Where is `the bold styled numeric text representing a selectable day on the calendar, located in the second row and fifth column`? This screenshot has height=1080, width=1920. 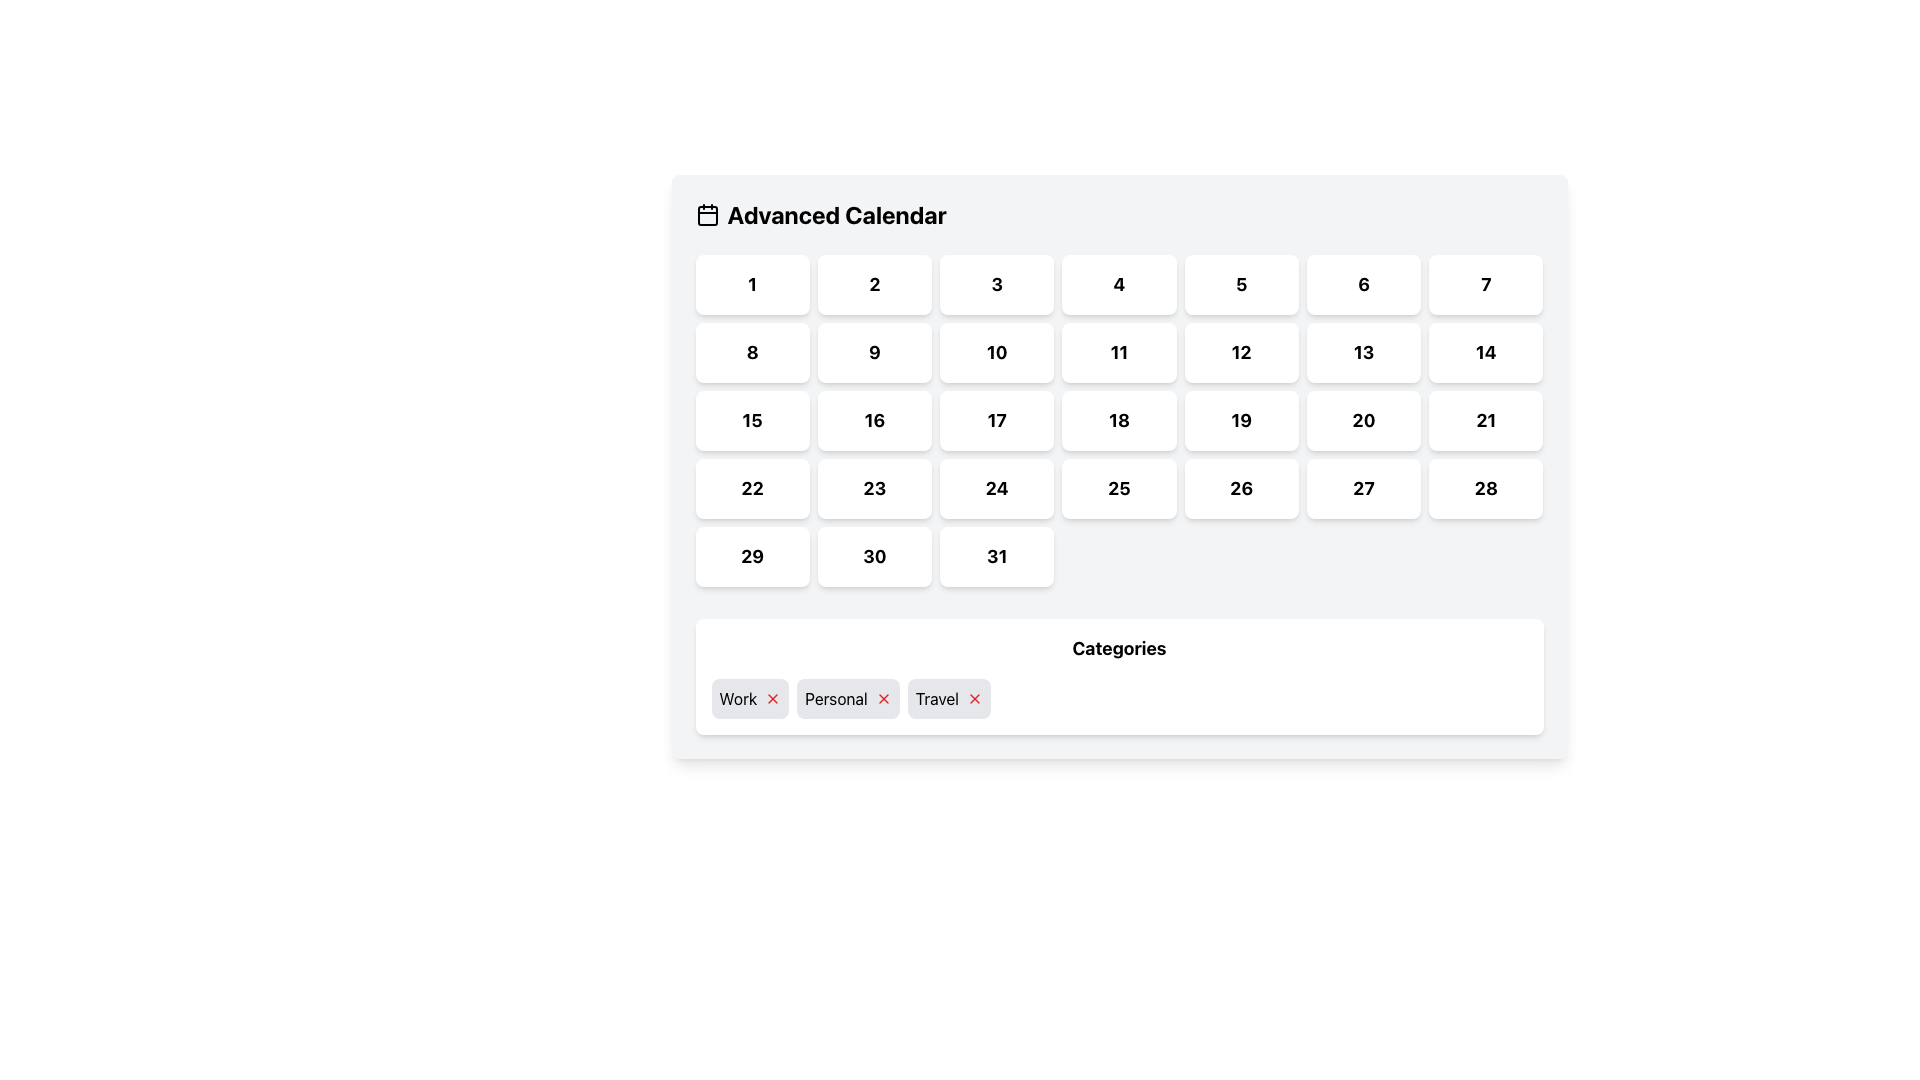
the bold styled numeric text representing a selectable day on the calendar, located in the second row and fifth column is located at coordinates (1240, 284).